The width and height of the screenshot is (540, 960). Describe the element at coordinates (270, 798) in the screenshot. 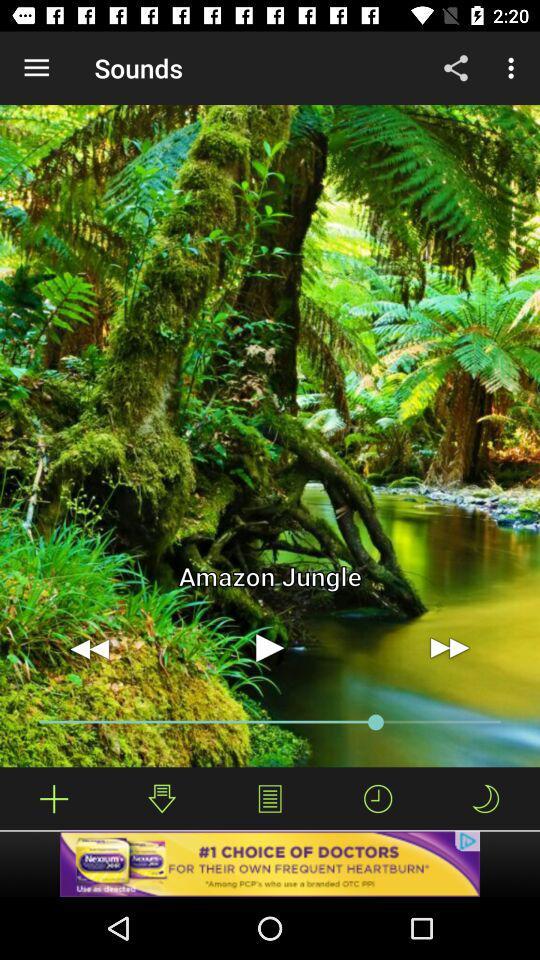

I see `the third icon which is at the bottom of the screen` at that location.